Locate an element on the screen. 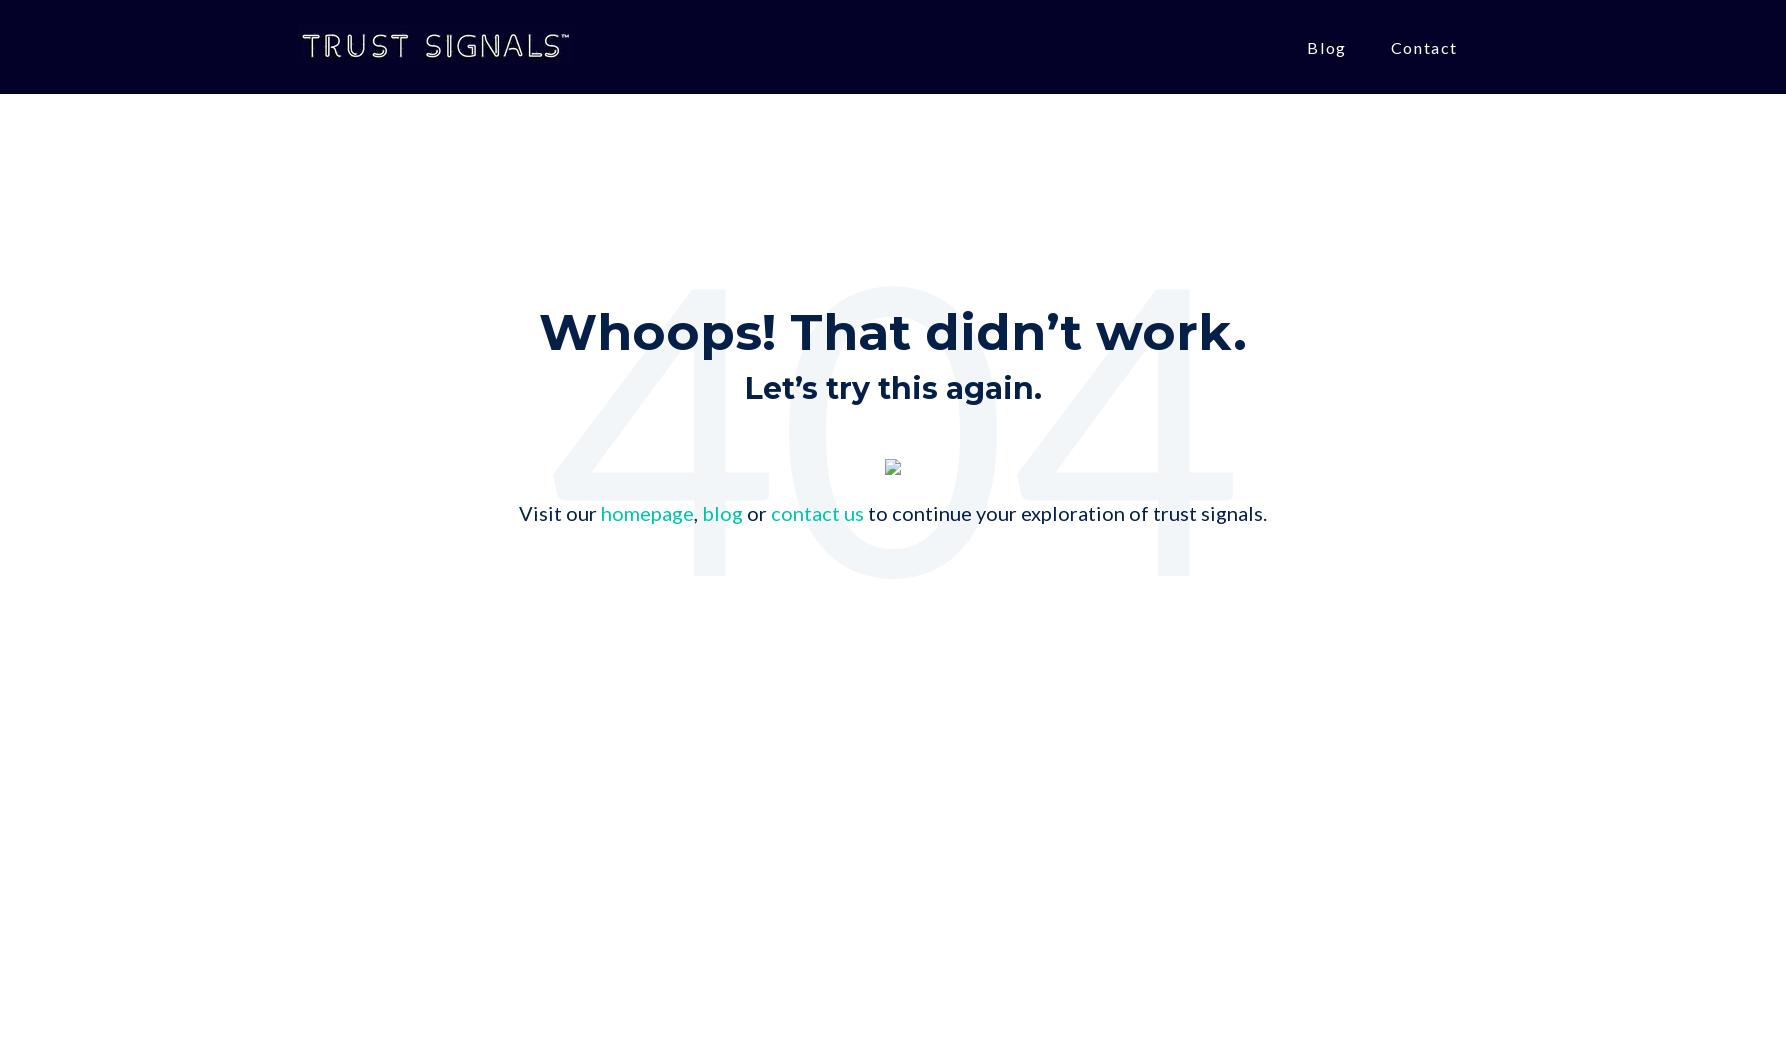 The image size is (1786, 1040). 'blog' is located at coordinates (722, 513).